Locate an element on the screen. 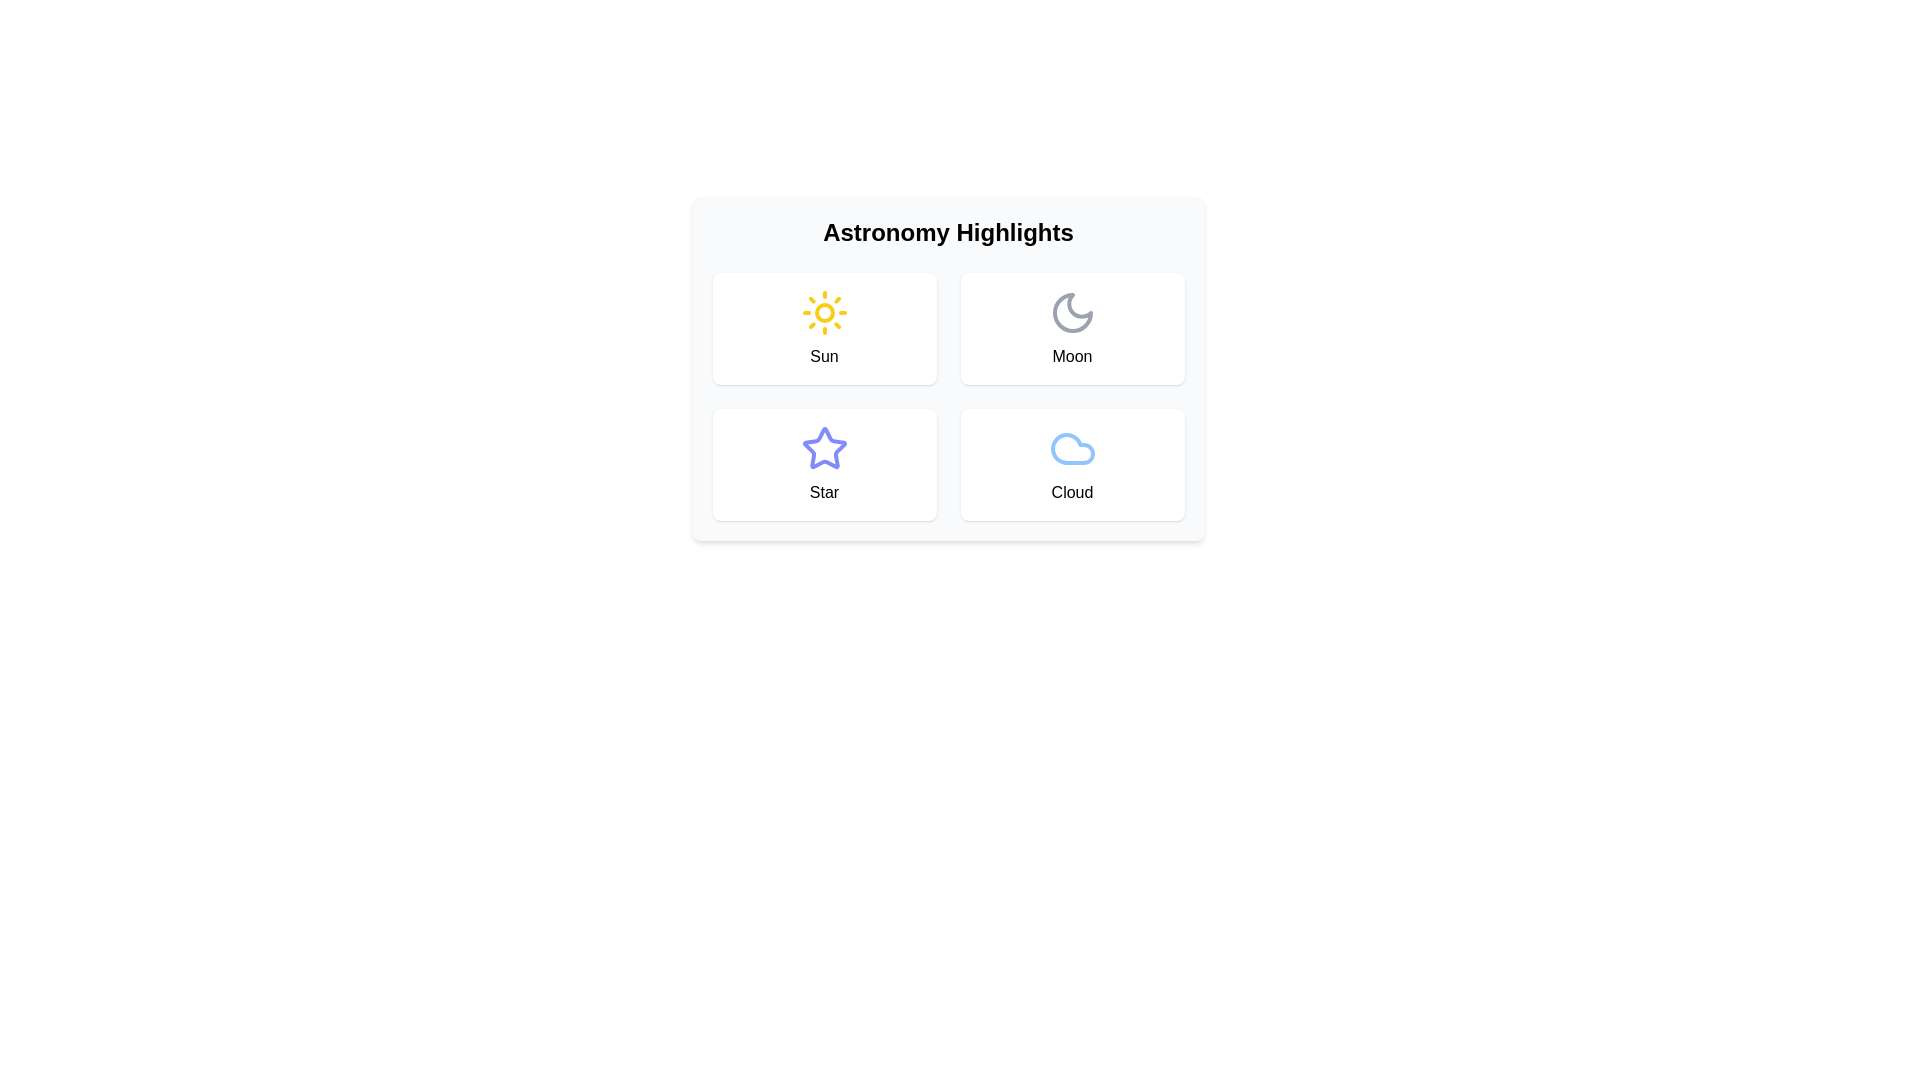 This screenshot has height=1080, width=1920. the Card element that represents a sun symbol, located in the top-left quadrant of the grid layout is located at coordinates (824, 327).